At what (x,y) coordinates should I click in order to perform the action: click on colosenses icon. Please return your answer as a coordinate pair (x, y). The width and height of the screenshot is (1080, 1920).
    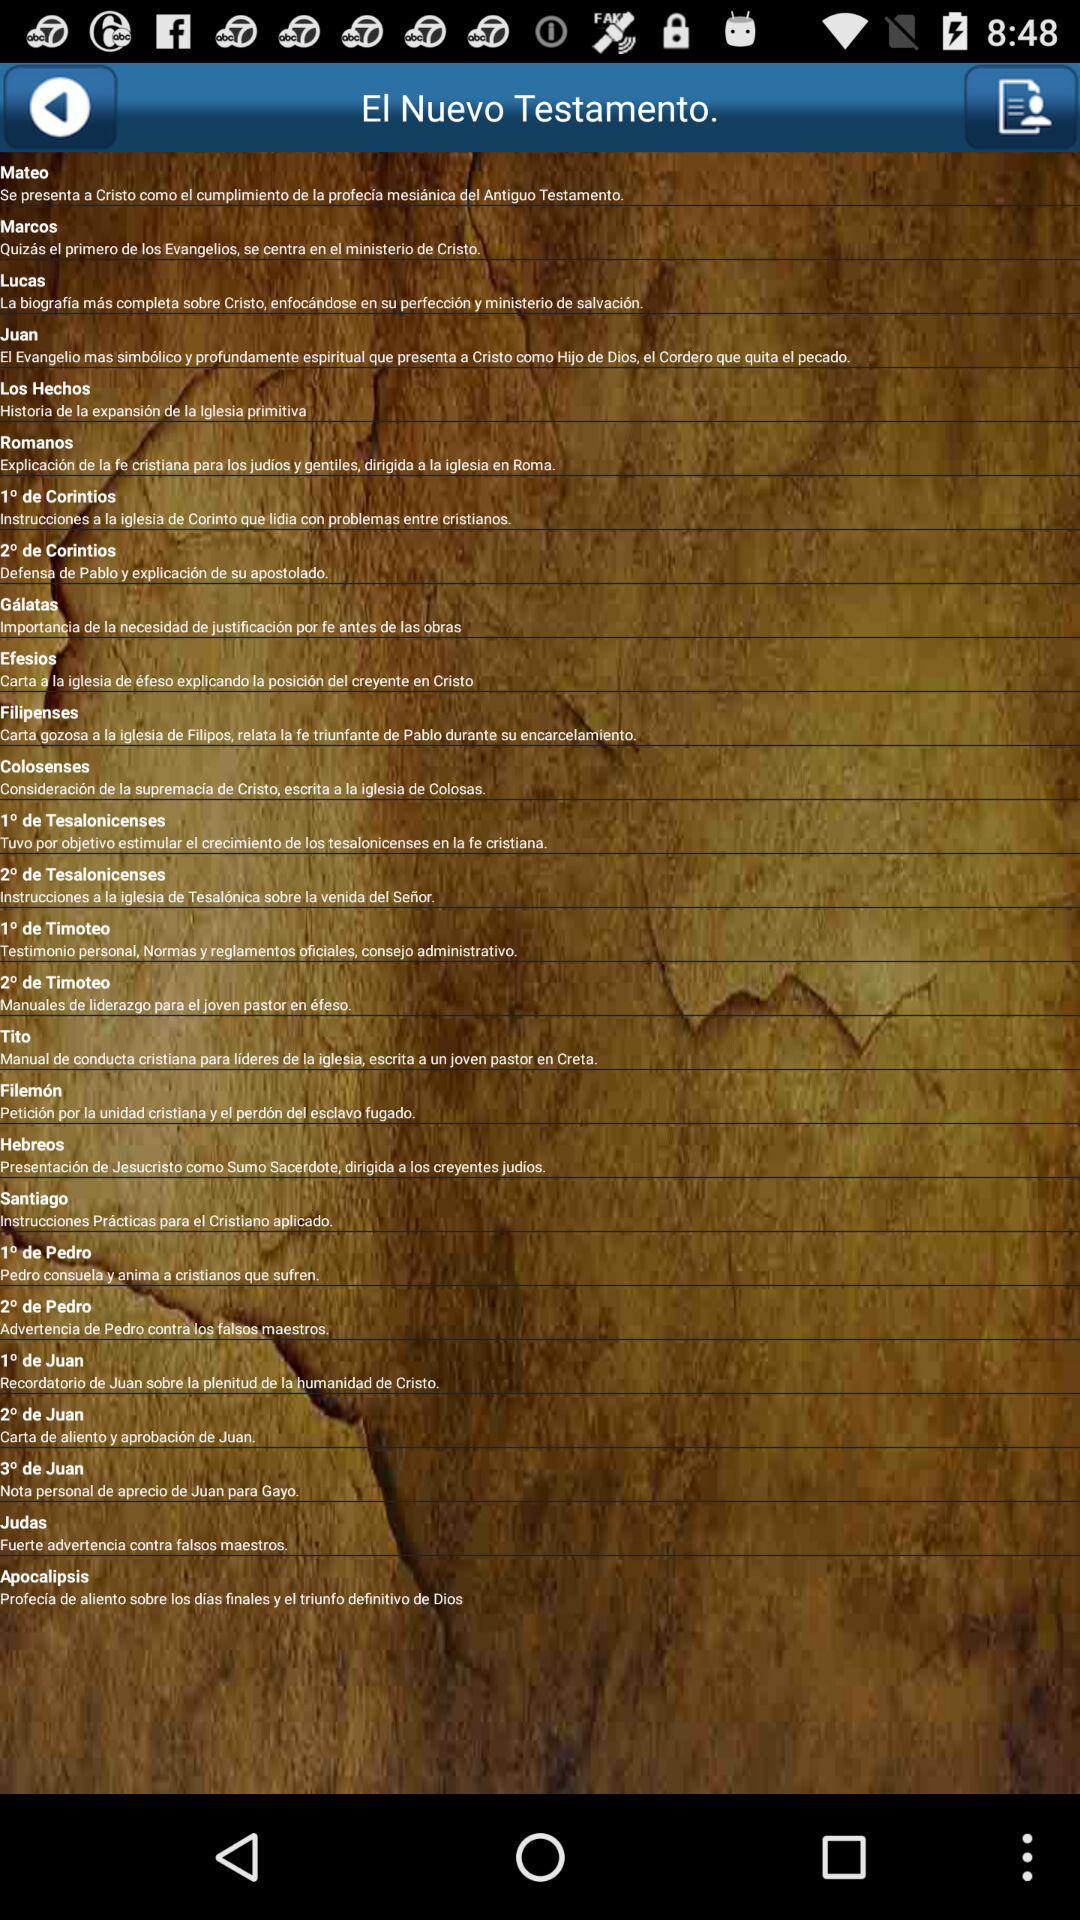
    Looking at the image, I should click on (540, 761).